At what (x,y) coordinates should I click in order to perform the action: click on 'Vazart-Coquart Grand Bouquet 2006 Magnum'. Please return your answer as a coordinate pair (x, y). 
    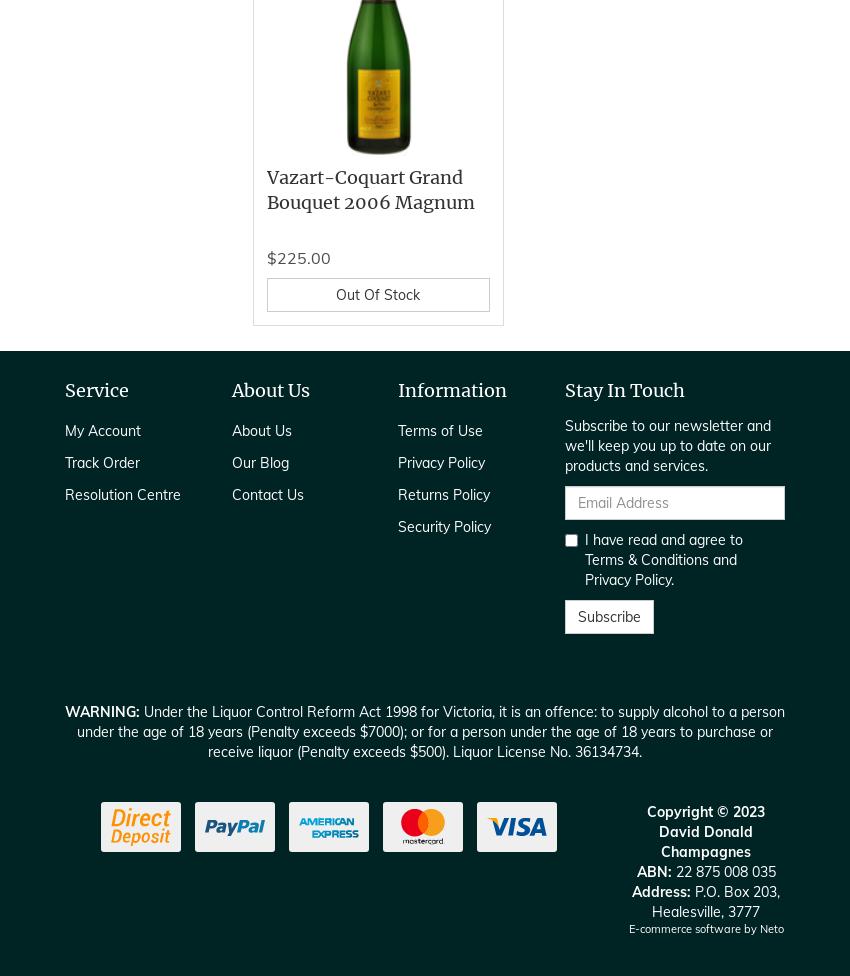
    Looking at the image, I should click on (264, 187).